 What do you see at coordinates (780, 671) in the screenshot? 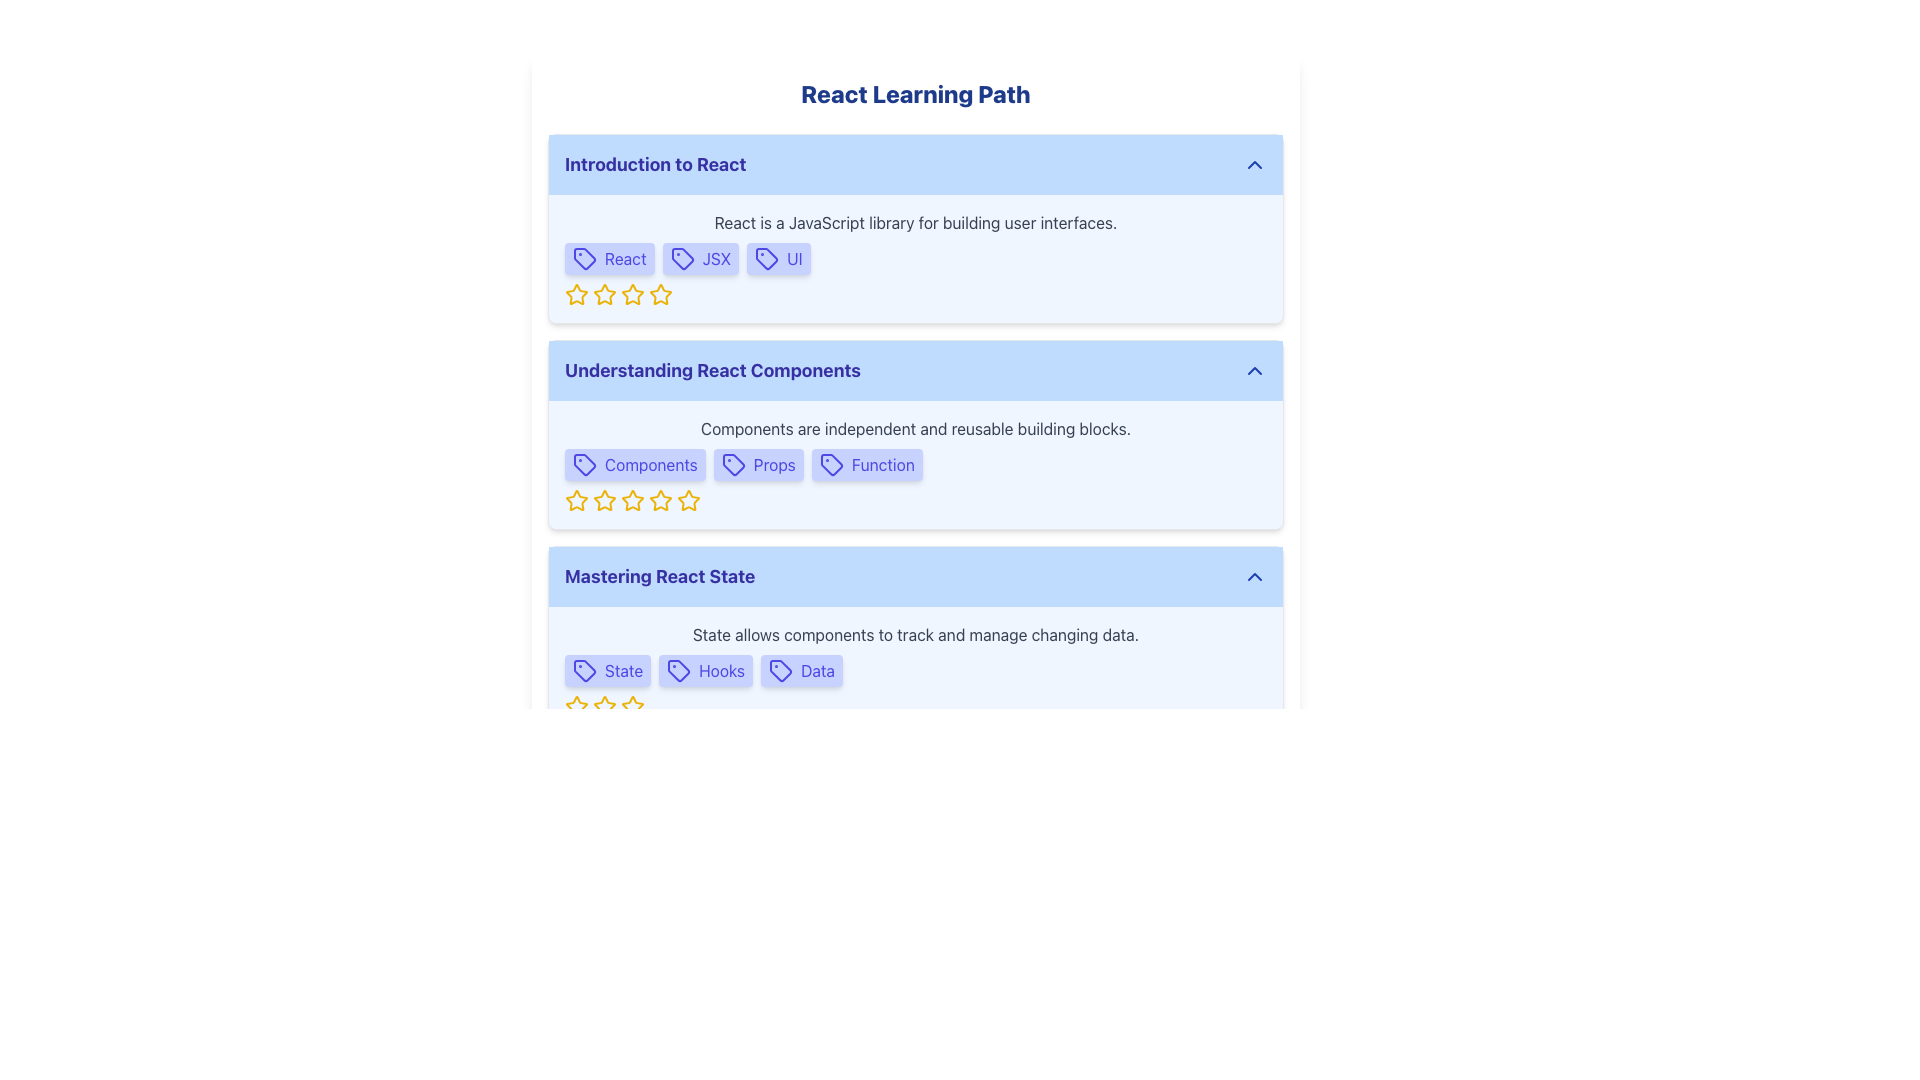
I see `the first icon in the horizontal row of three elements under the 'Mastering React State' section, which visually represents a tag or label associated with the 'Data' label` at bounding box center [780, 671].